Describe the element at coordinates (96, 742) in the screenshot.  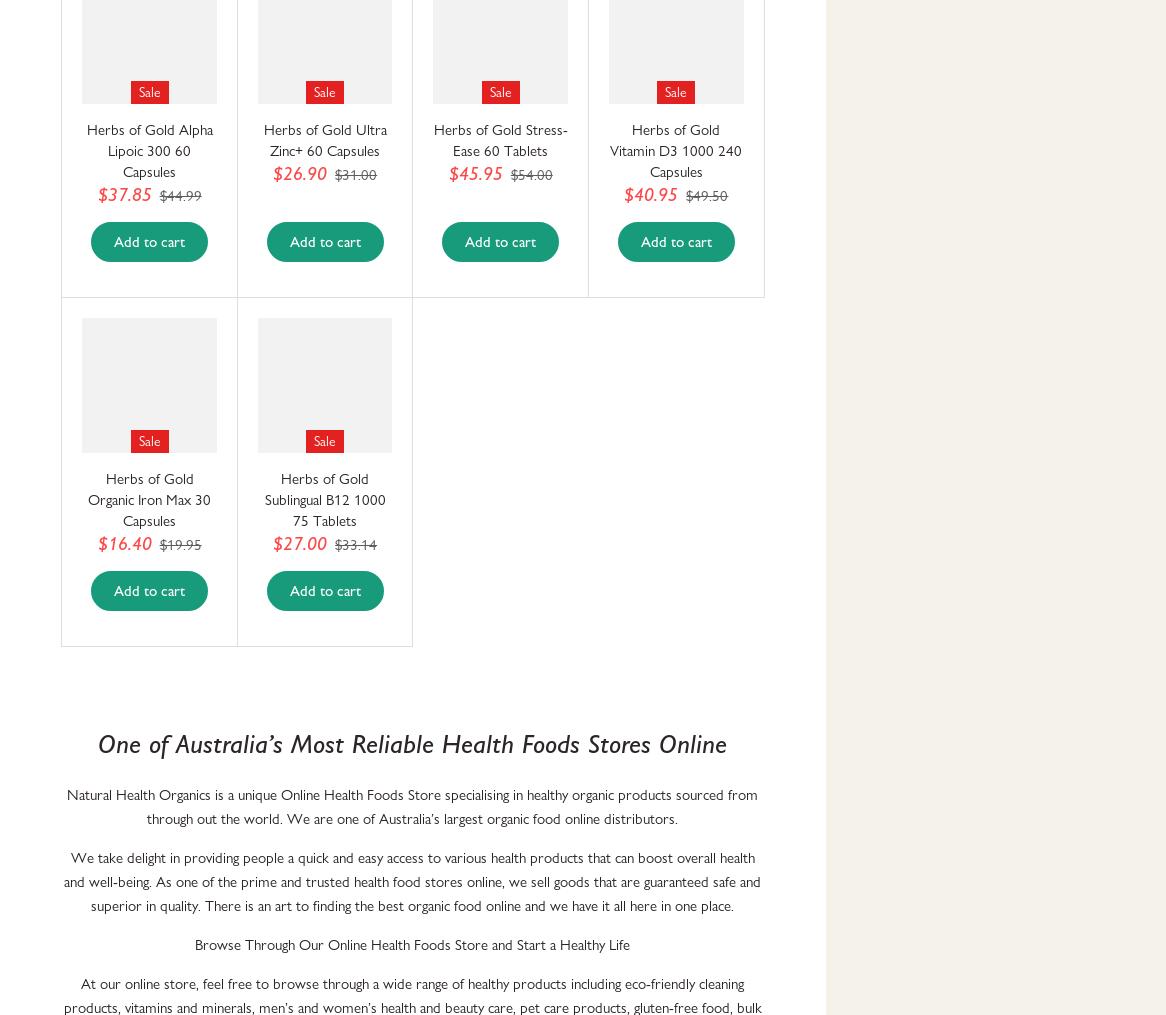
I see `'One of Australia’s Most Reliable Health Foods Stores Online'` at that location.